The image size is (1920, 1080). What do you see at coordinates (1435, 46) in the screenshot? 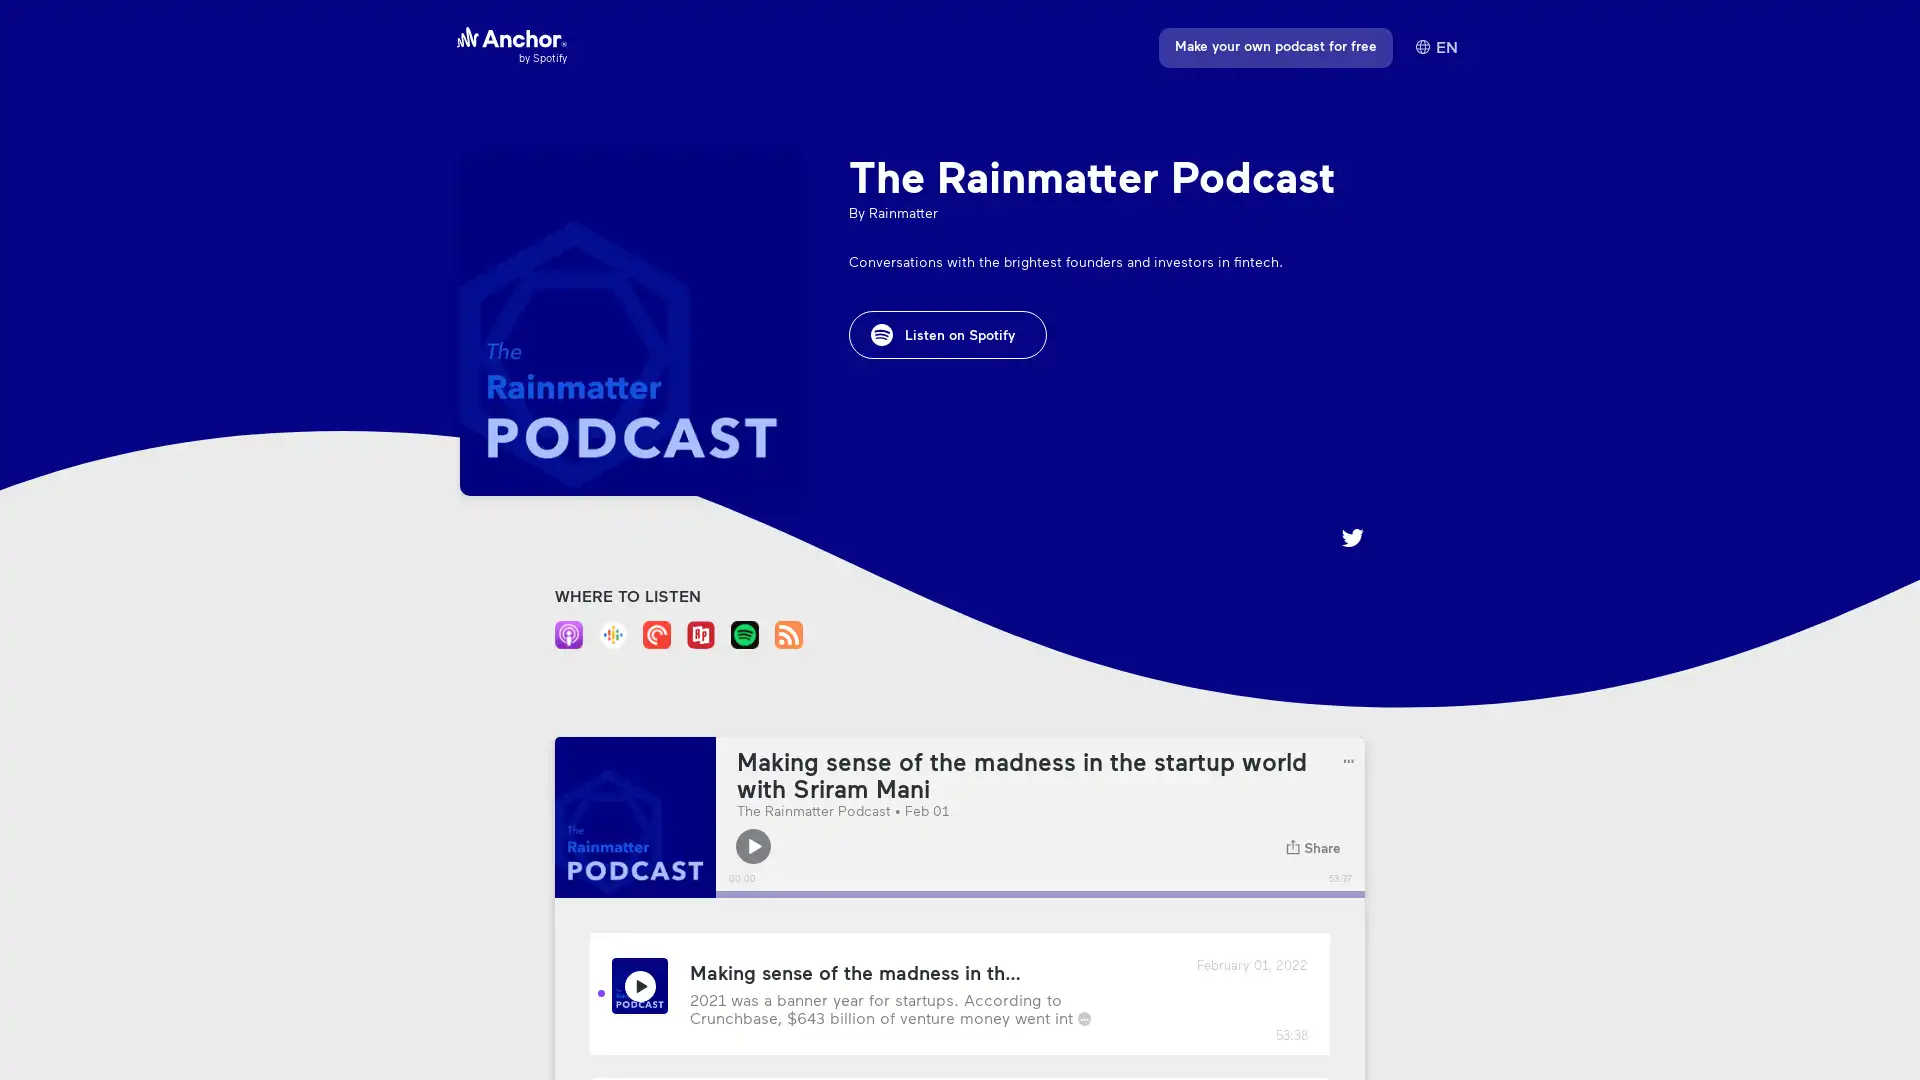
I see `Globe Icon EN` at bounding box center [1435, 46].